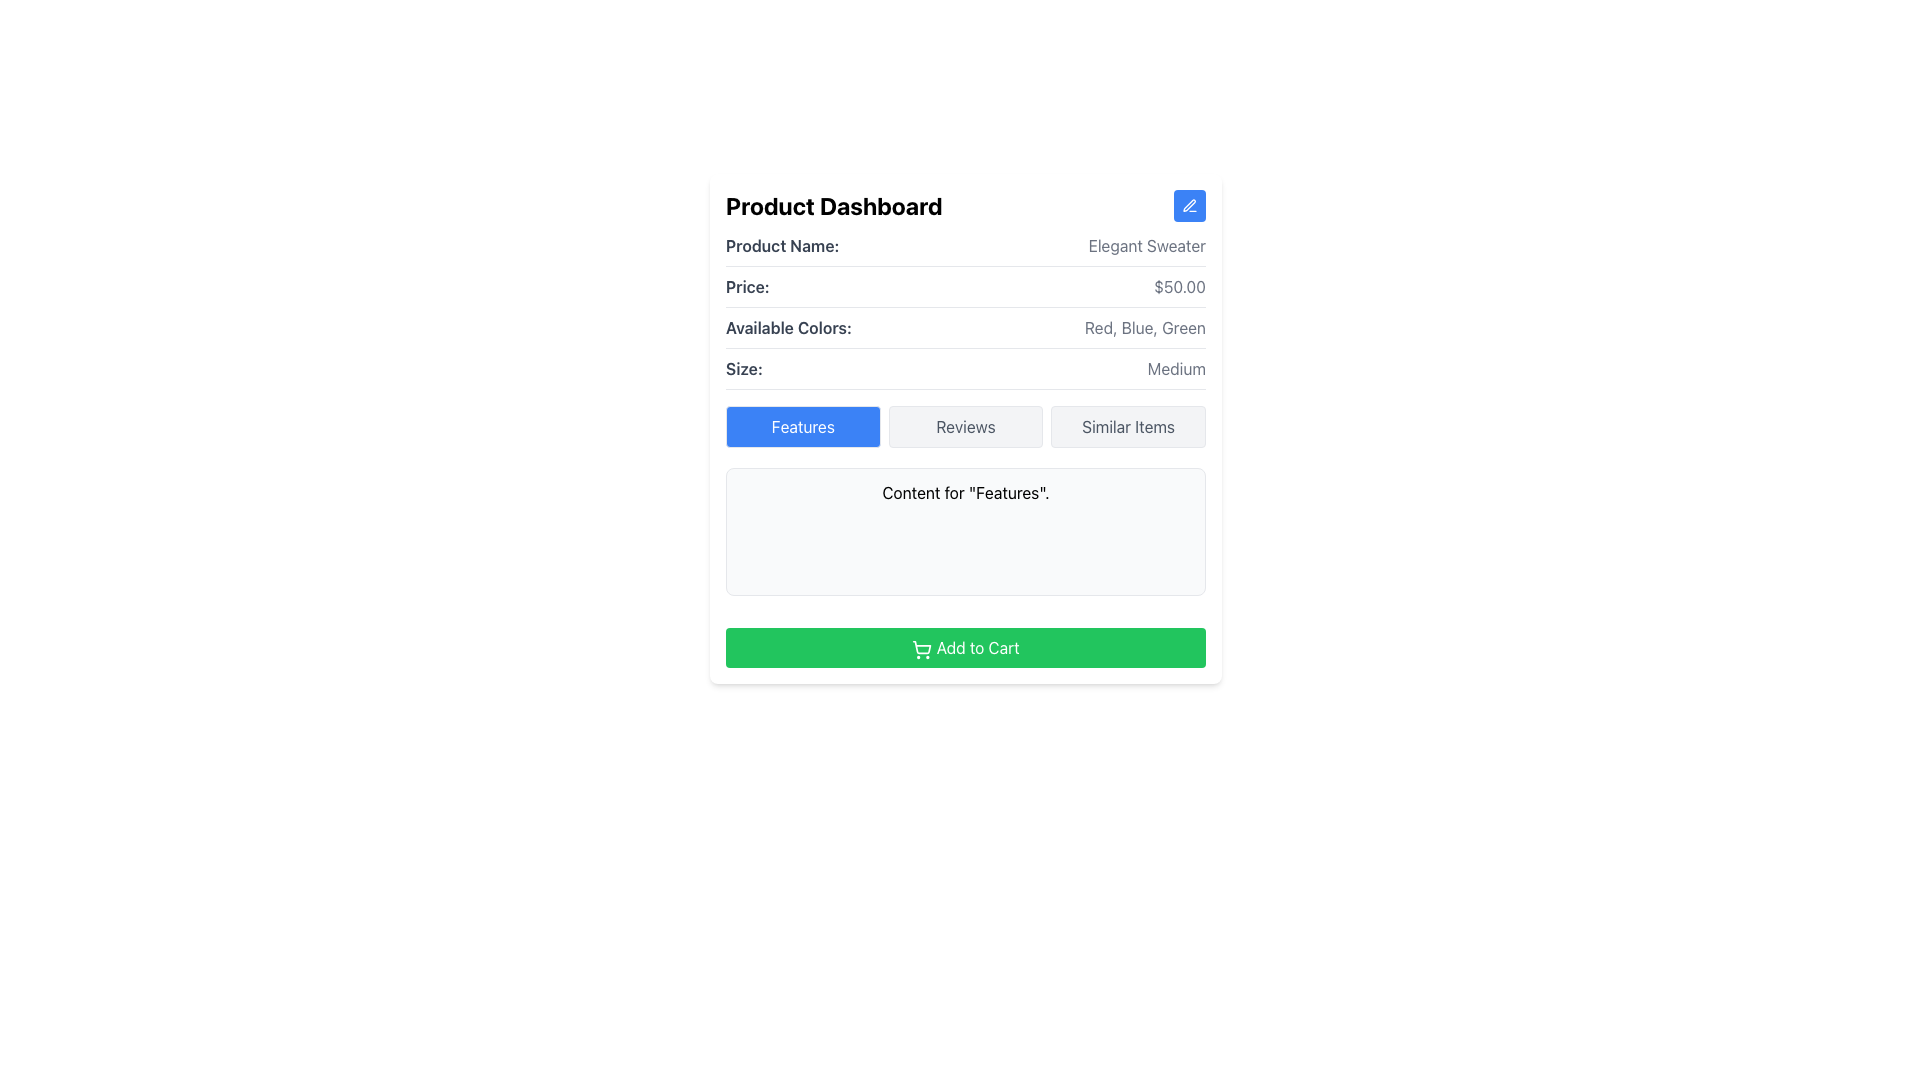 The image size is (1920, 1080). Describe the element at coordinates (743, 369) in the screenshot. I see `the text label 'Size:' which is styled in bold dark gray and positioned to the left of the 'Medium' text in the section labeled 'Size: Medium'` at that location.